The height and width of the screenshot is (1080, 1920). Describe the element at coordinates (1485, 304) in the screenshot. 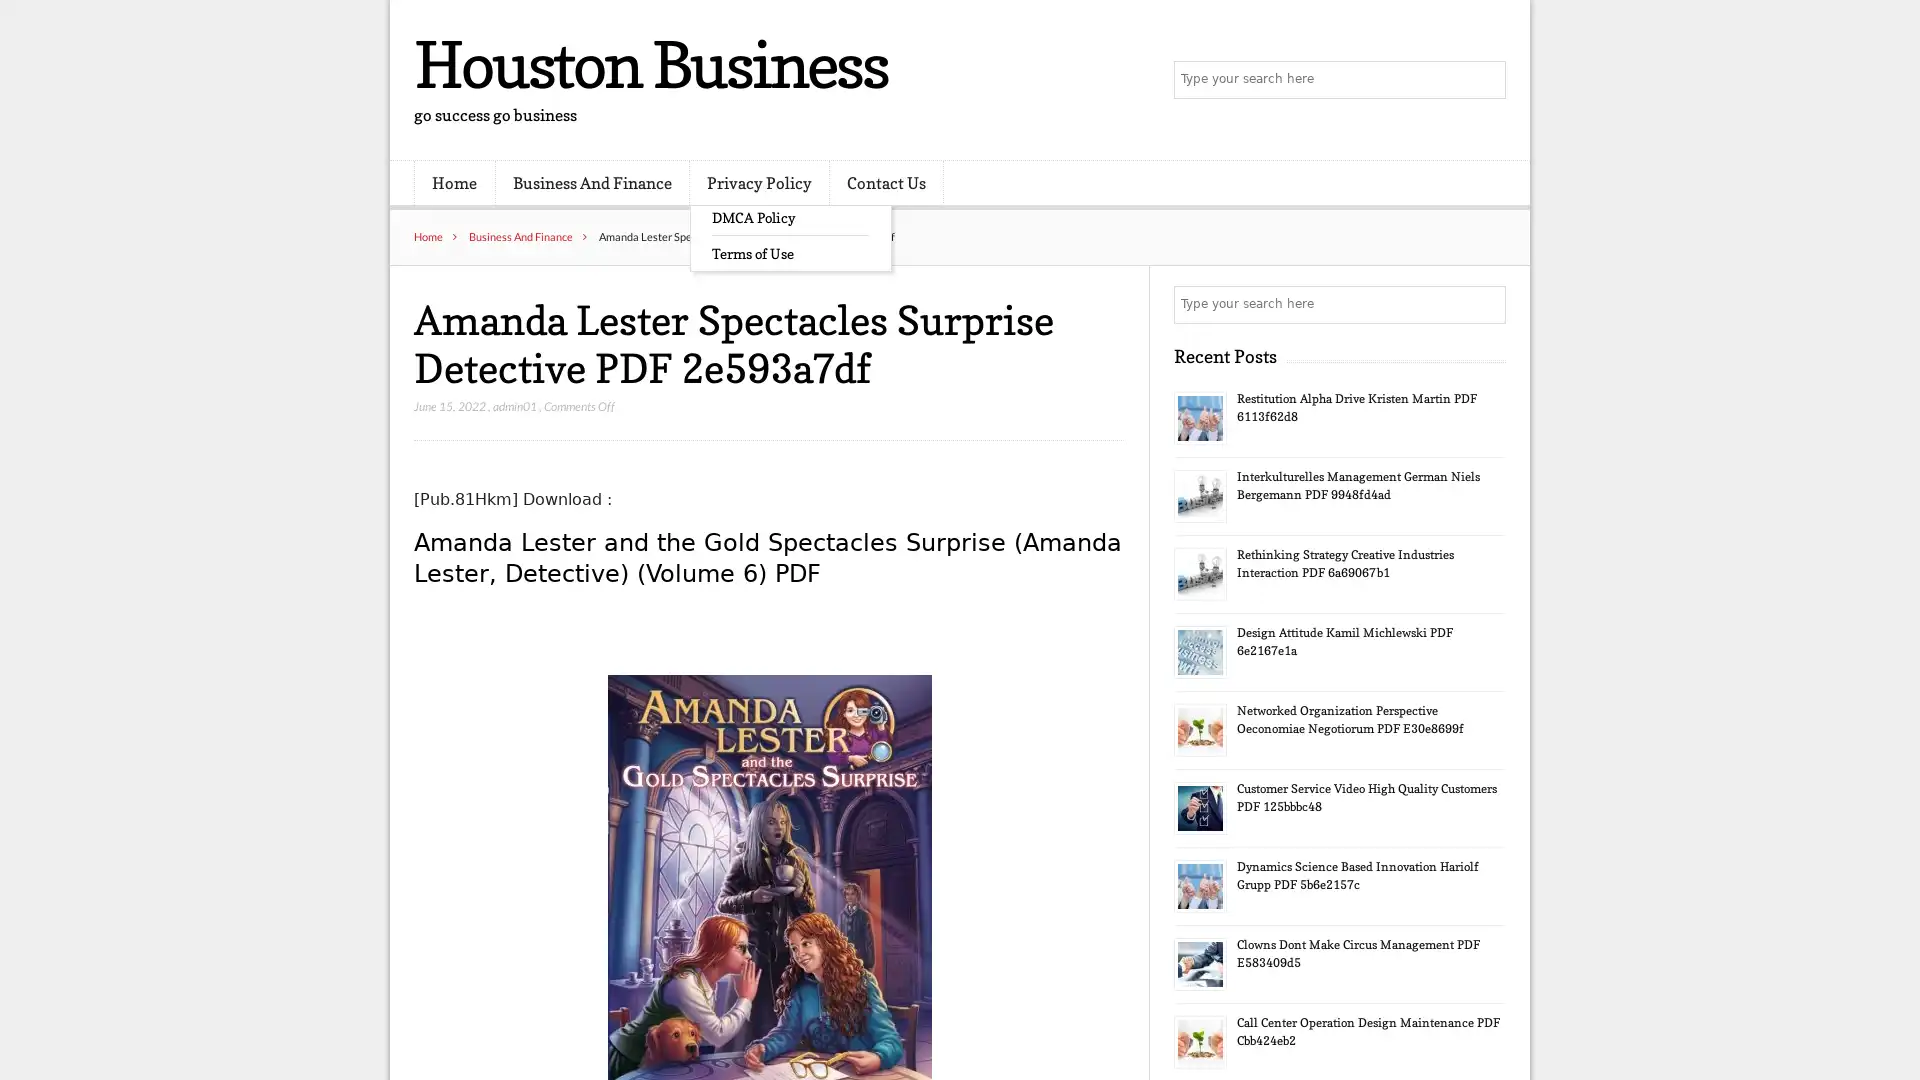

I see `Search` at that location.